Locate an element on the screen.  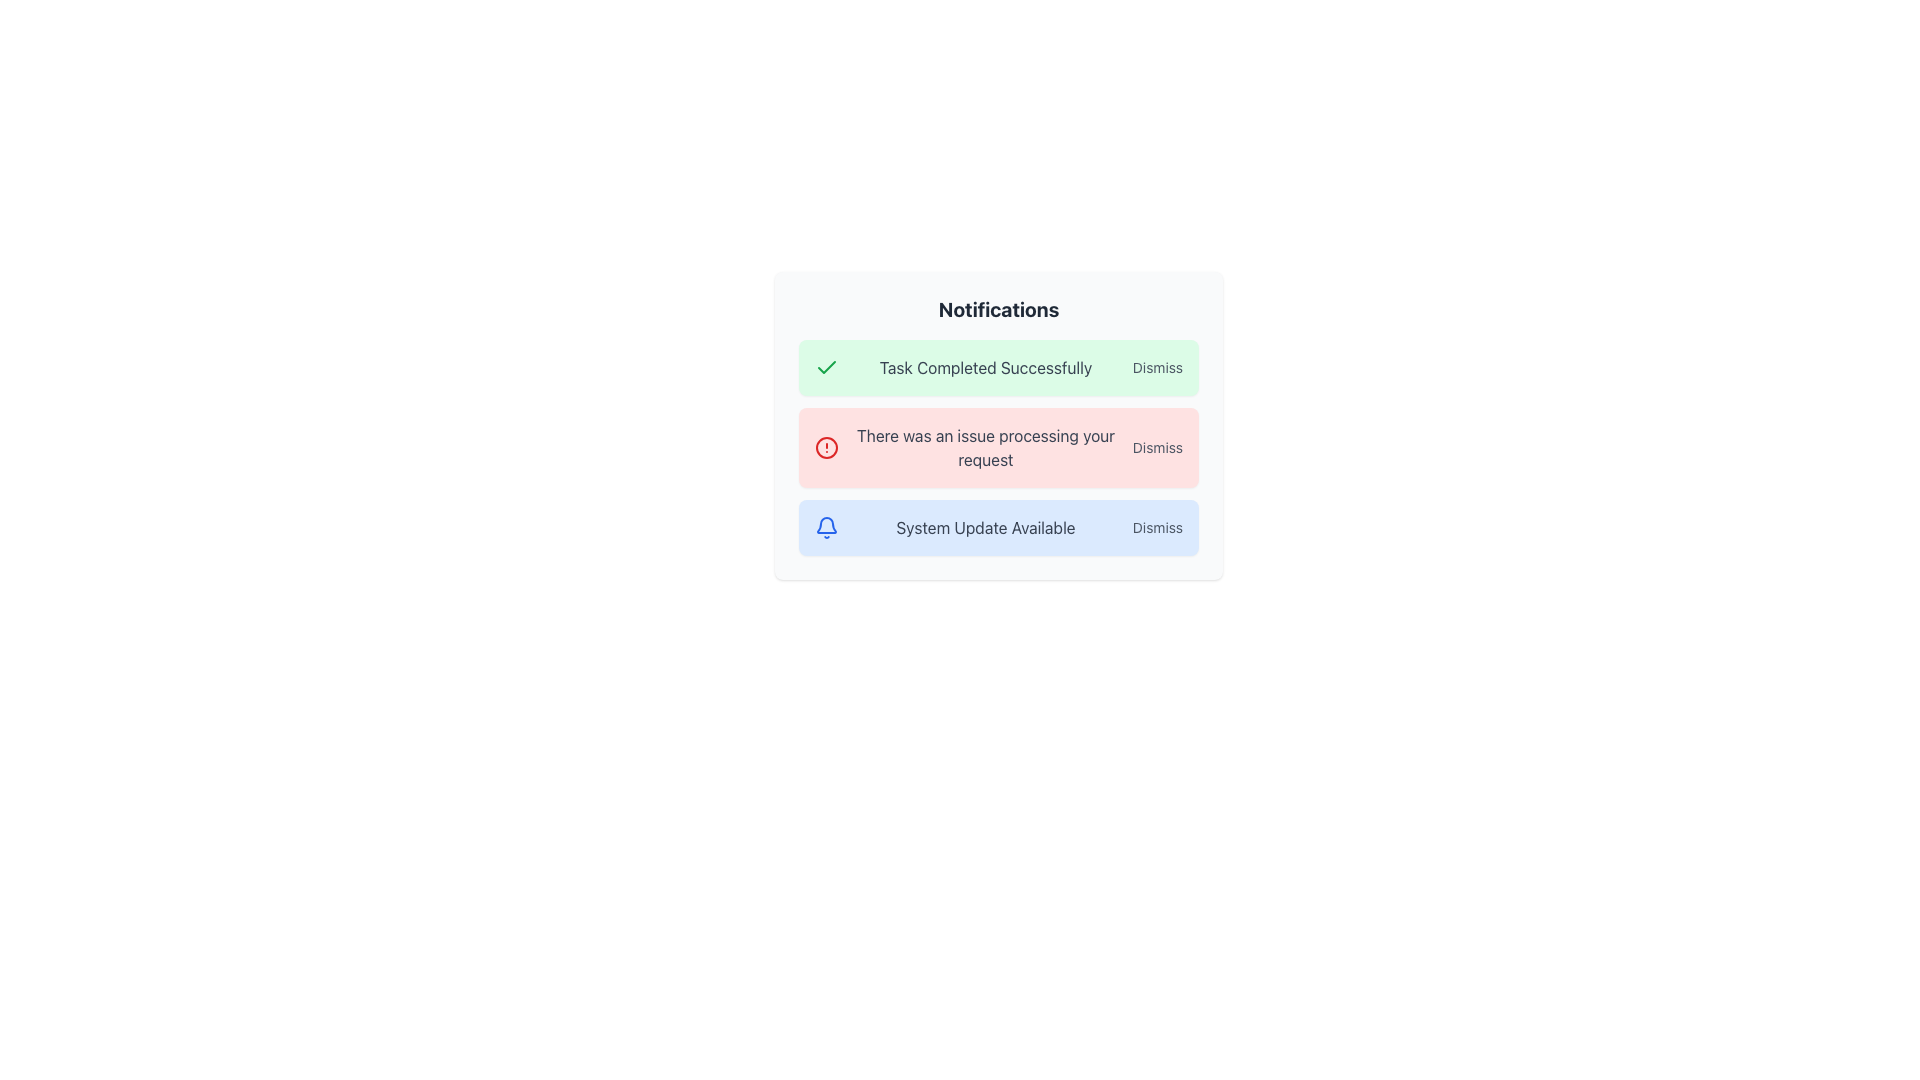
the dismiss button located at the far right of the blue rounded rectangle notification for the system update to change its color is located at coordinates (1157, 527).